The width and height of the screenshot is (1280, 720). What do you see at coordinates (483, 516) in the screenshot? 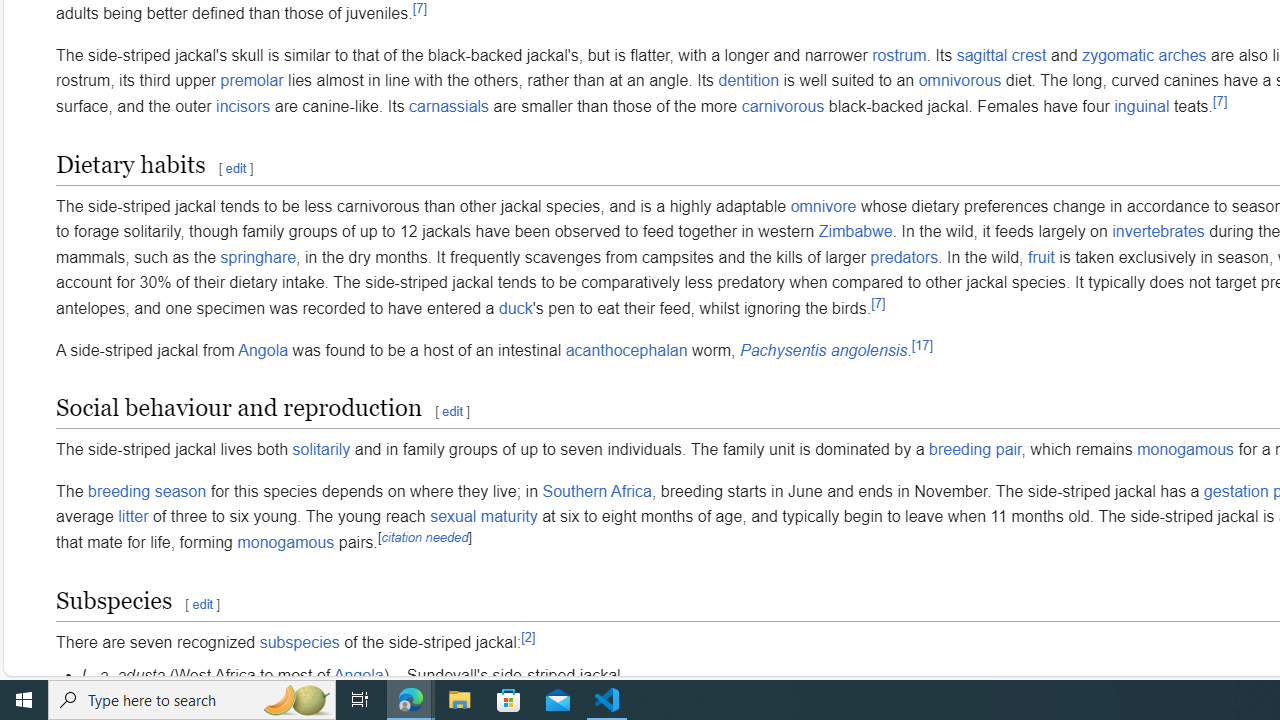
I see `'sexual maturity'` at bounding box center [483, 516].